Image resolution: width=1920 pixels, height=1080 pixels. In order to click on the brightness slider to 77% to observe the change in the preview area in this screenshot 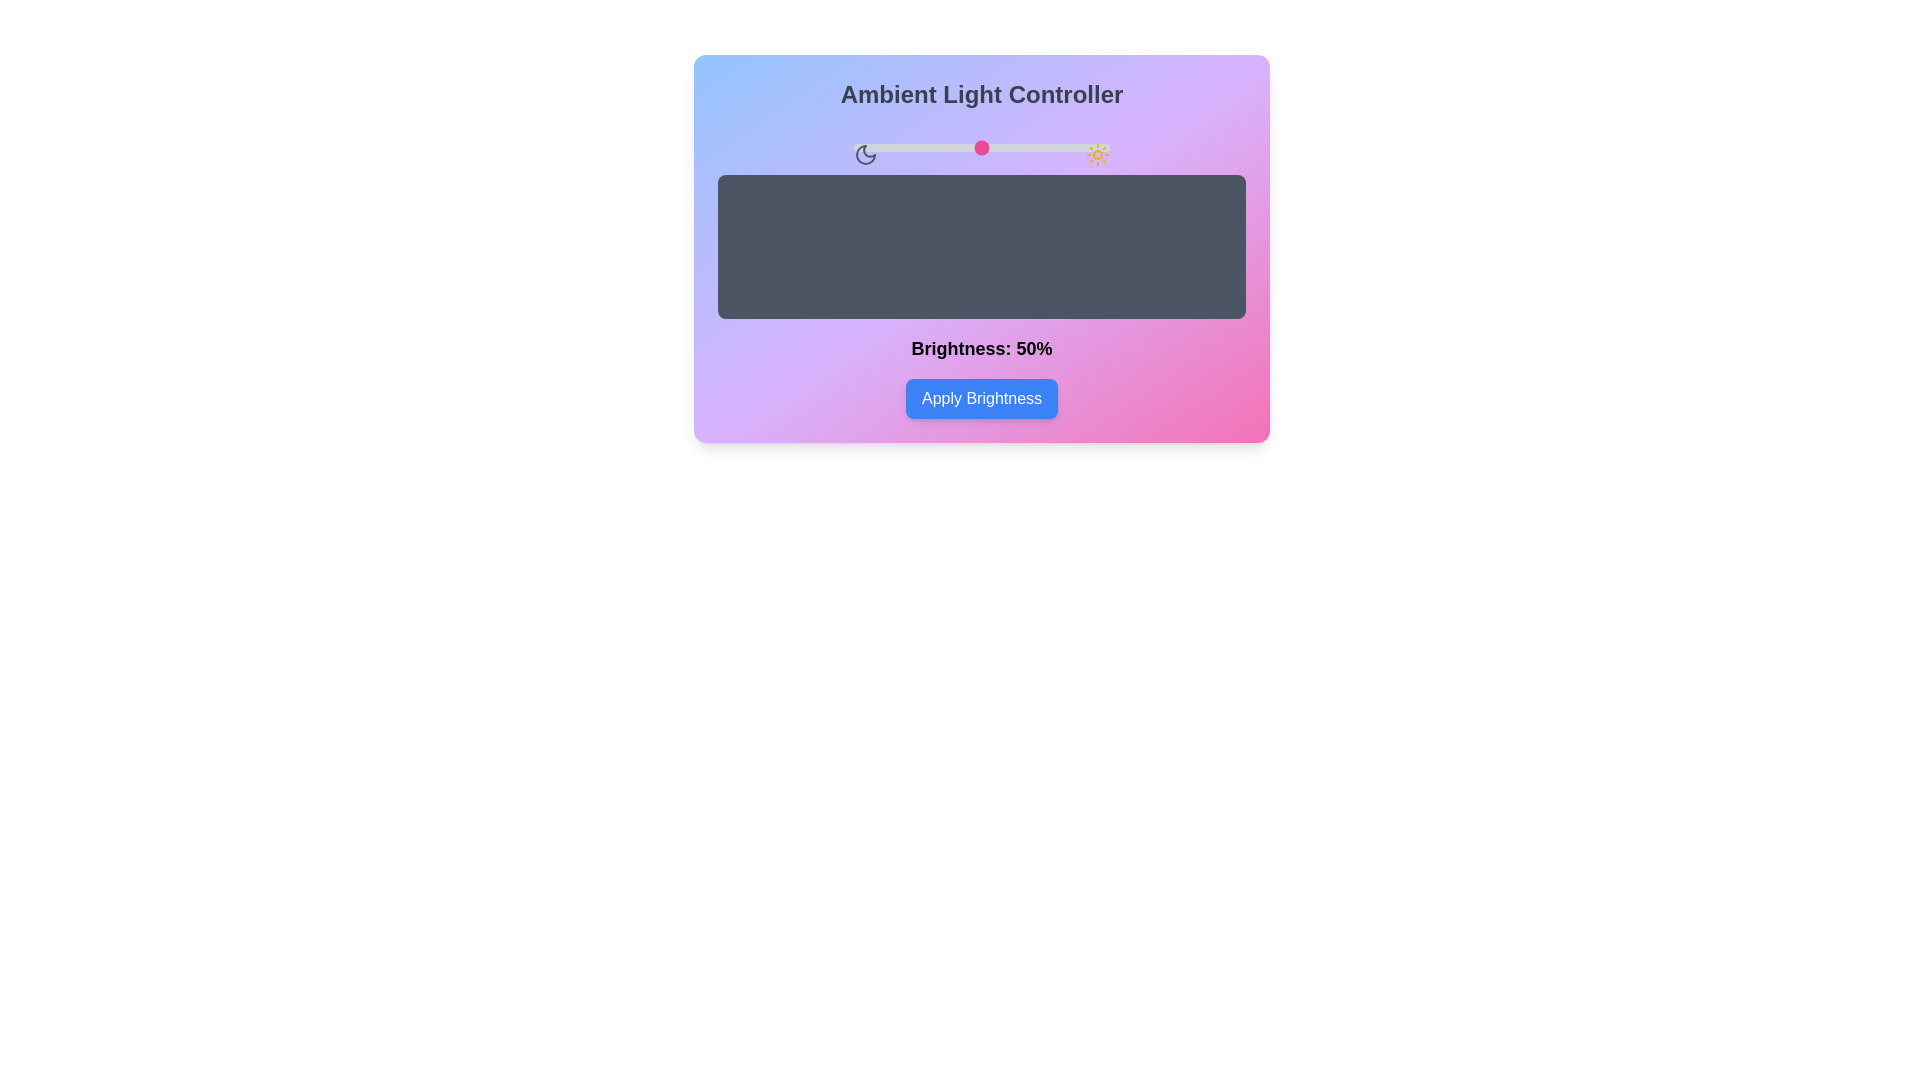, I will do `click(1050, 146)`.